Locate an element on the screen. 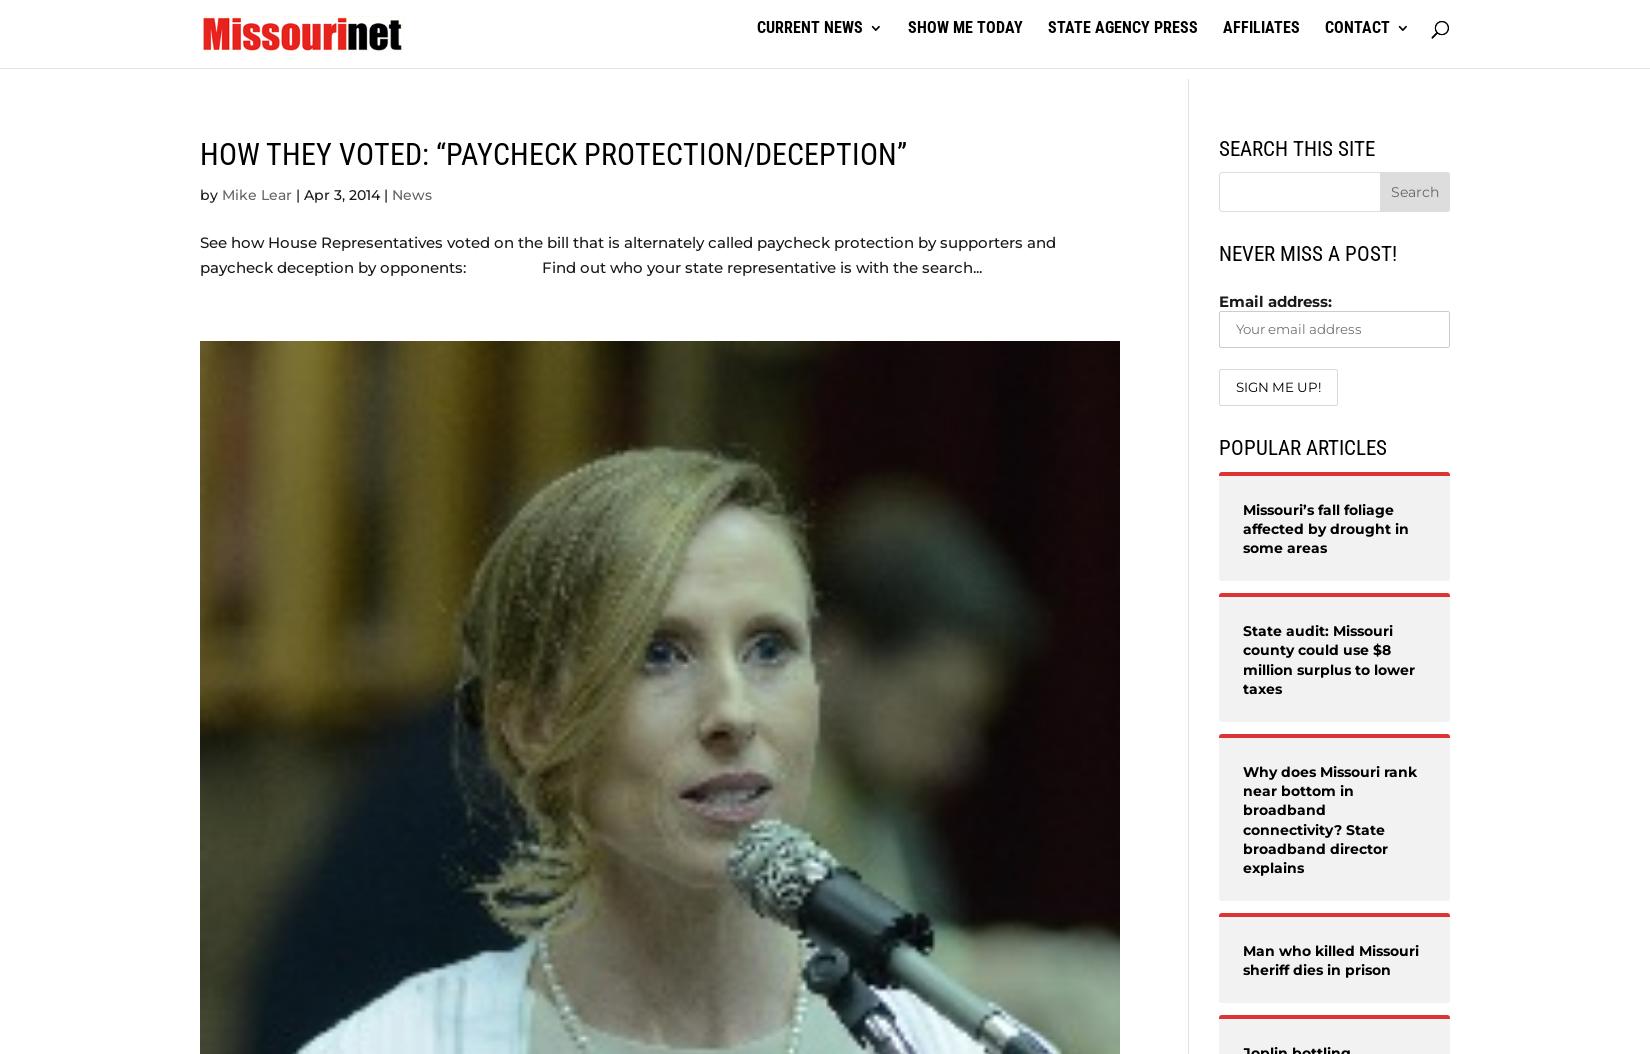 The height and width of the screenshot is (1054, 1650). 'Why does Missouri rank near bottom in broadband connectivity? State broadband director explains' is located at coordinates (1329, 817).